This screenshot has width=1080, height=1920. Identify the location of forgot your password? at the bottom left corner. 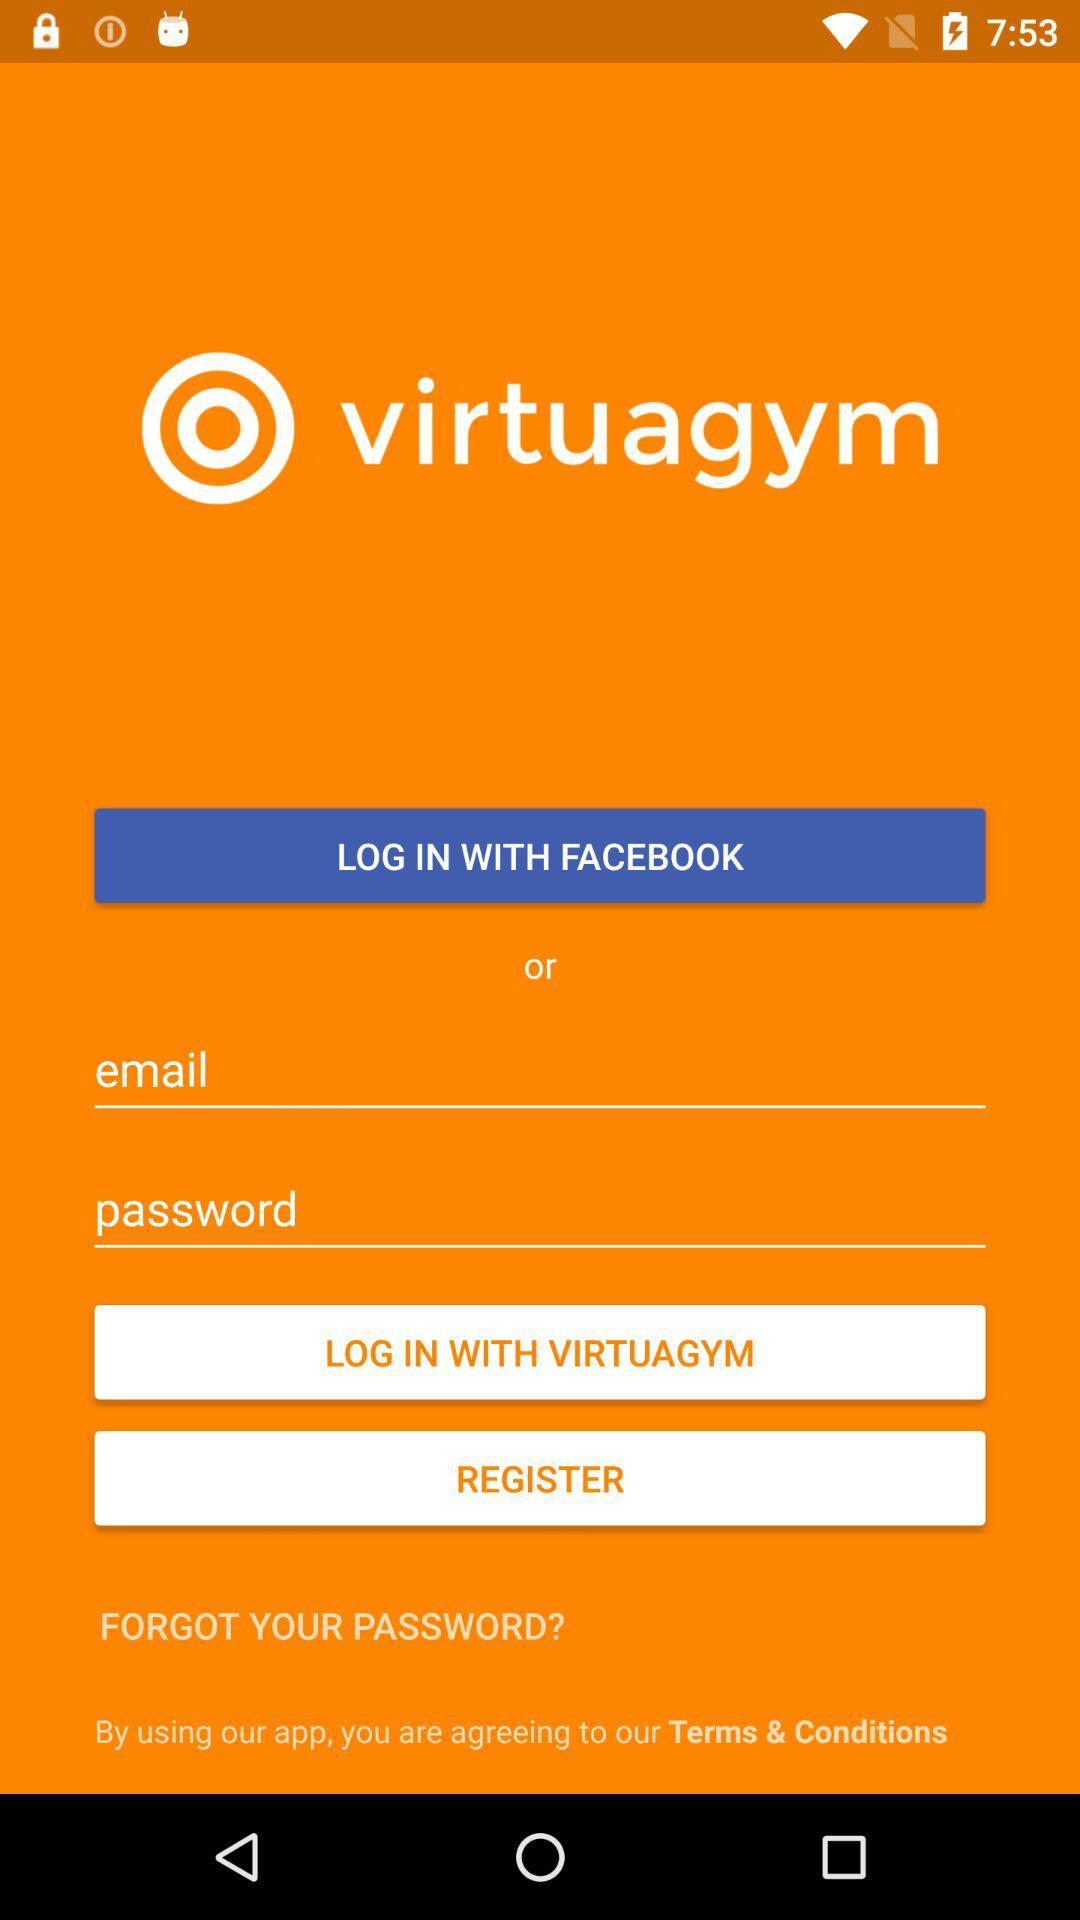
(331, 1625).